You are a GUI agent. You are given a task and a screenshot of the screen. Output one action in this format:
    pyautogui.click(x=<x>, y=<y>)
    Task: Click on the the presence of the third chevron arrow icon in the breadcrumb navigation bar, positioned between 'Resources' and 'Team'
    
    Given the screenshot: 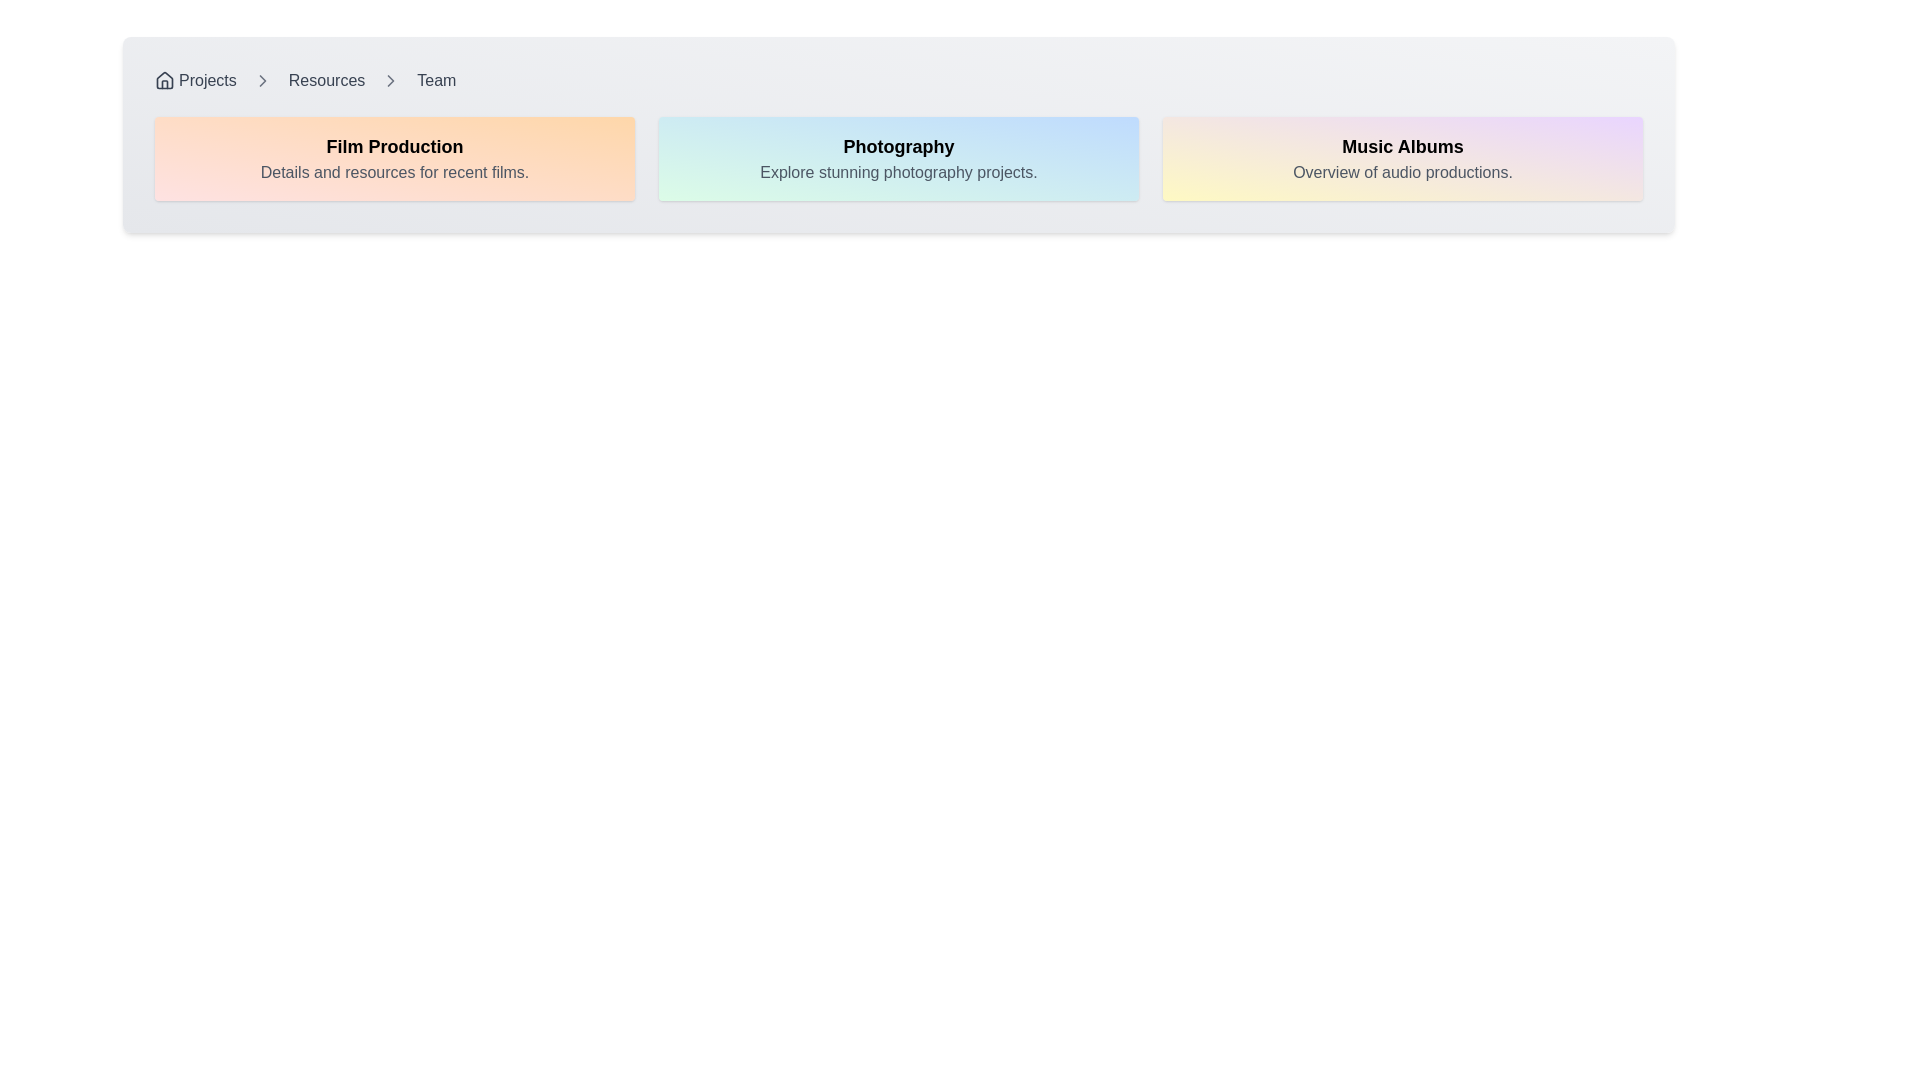 What is the action you would take?
    pyautogui.click(x=391, y=80)
    